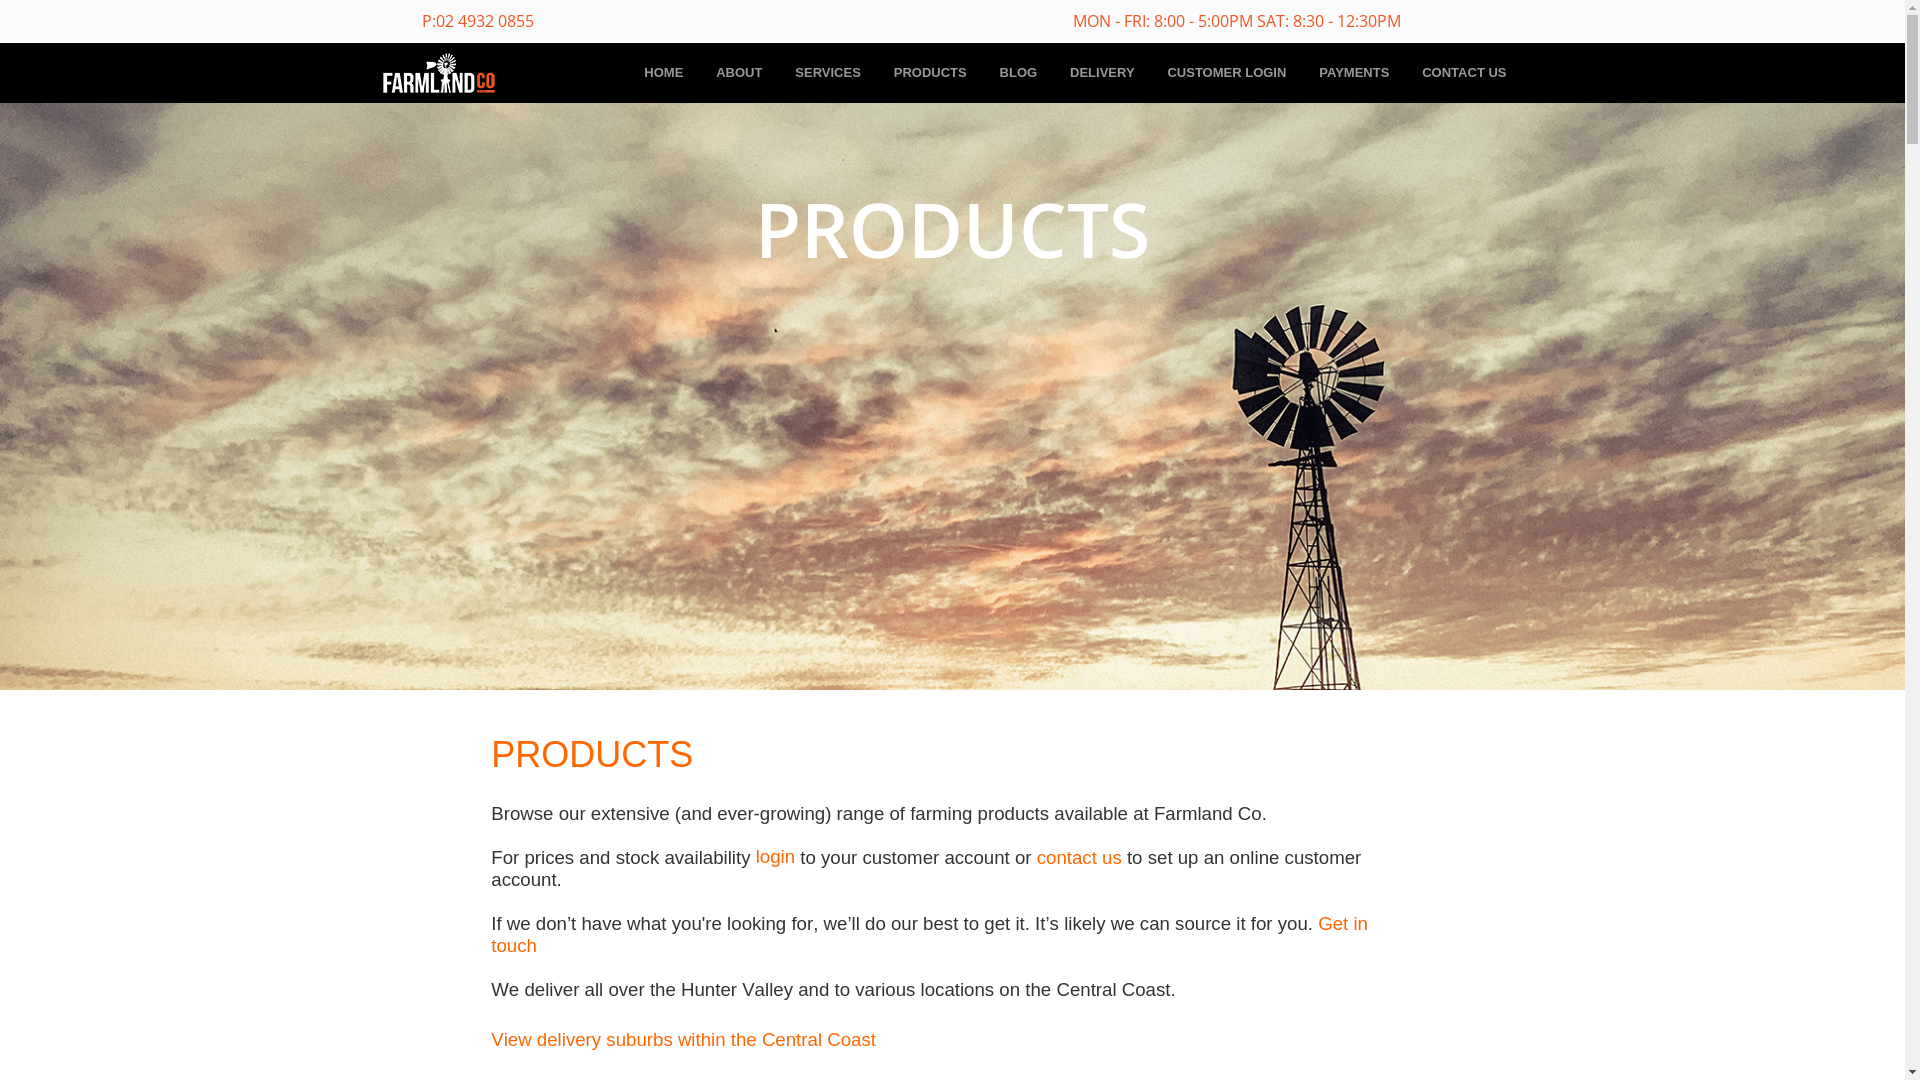 The height and width of the screenshot is (1080, 1920). What do you see at coordinates (828, 72) in the screenshot?
I see `'SERVICES'` at bounding box center [828, 72].